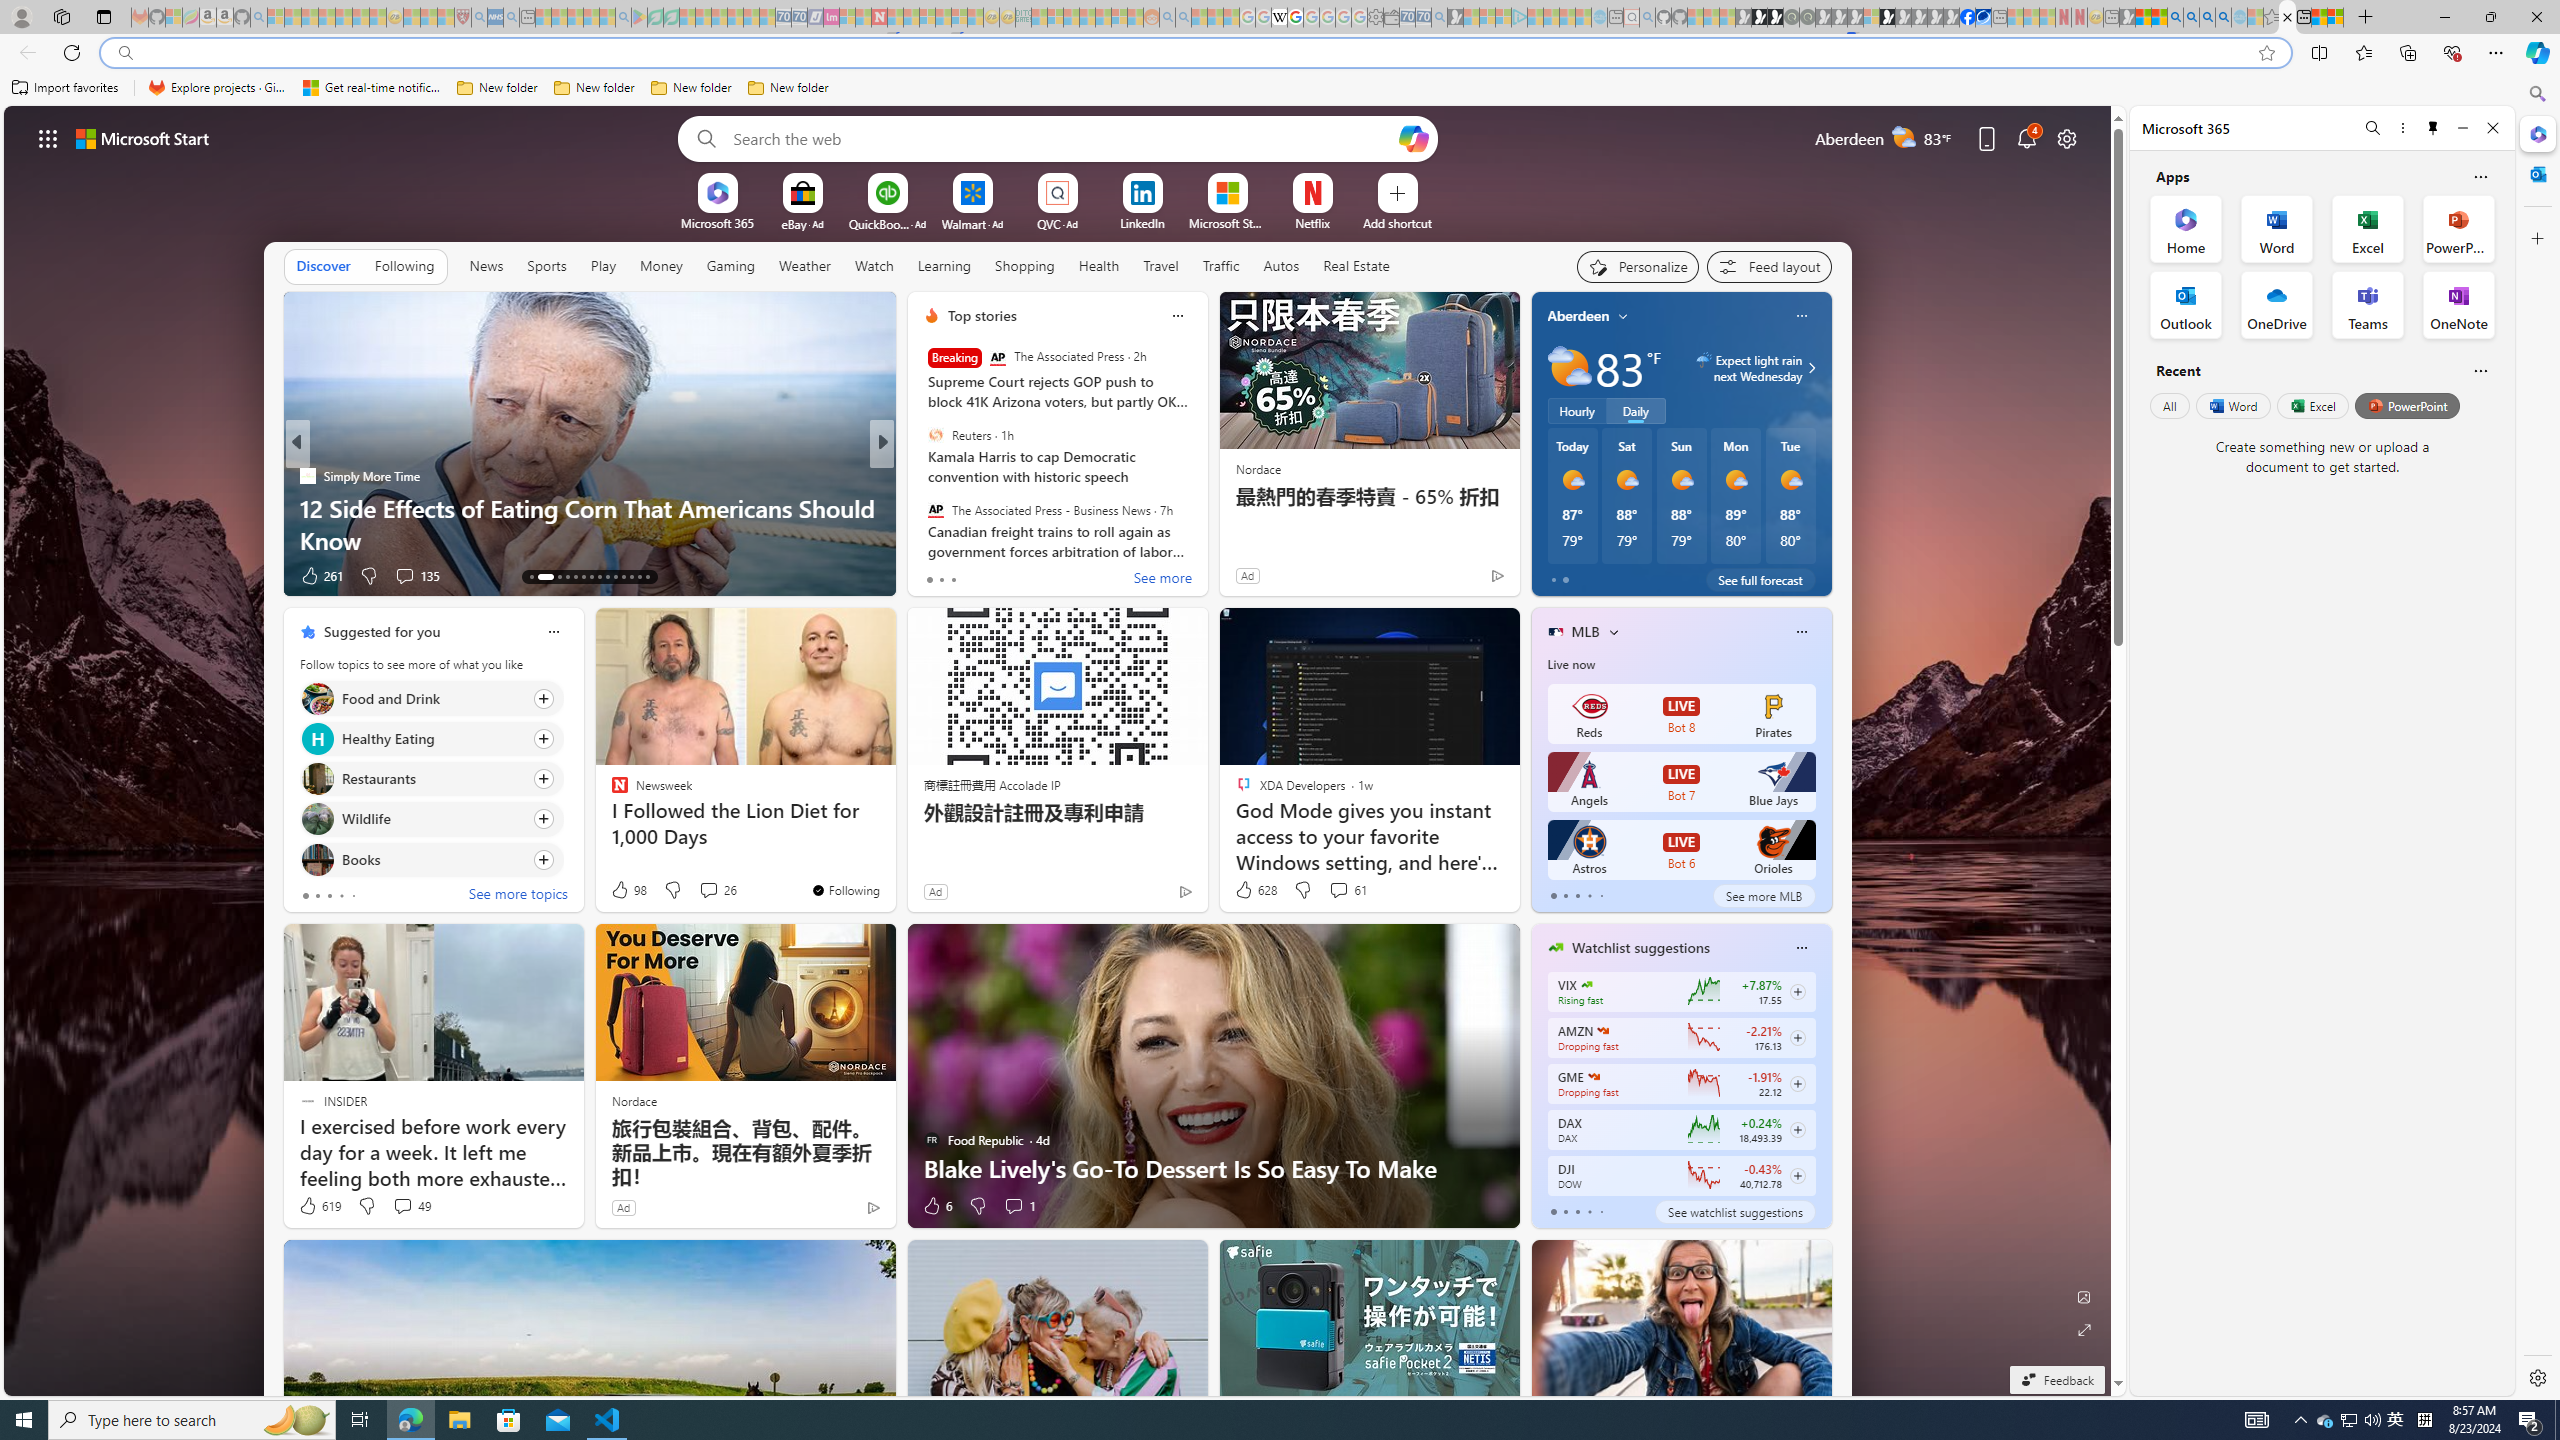 This screenshot has width=2560, height=1440. I want to click on 'Mostly sunny', so click(1789, 479).